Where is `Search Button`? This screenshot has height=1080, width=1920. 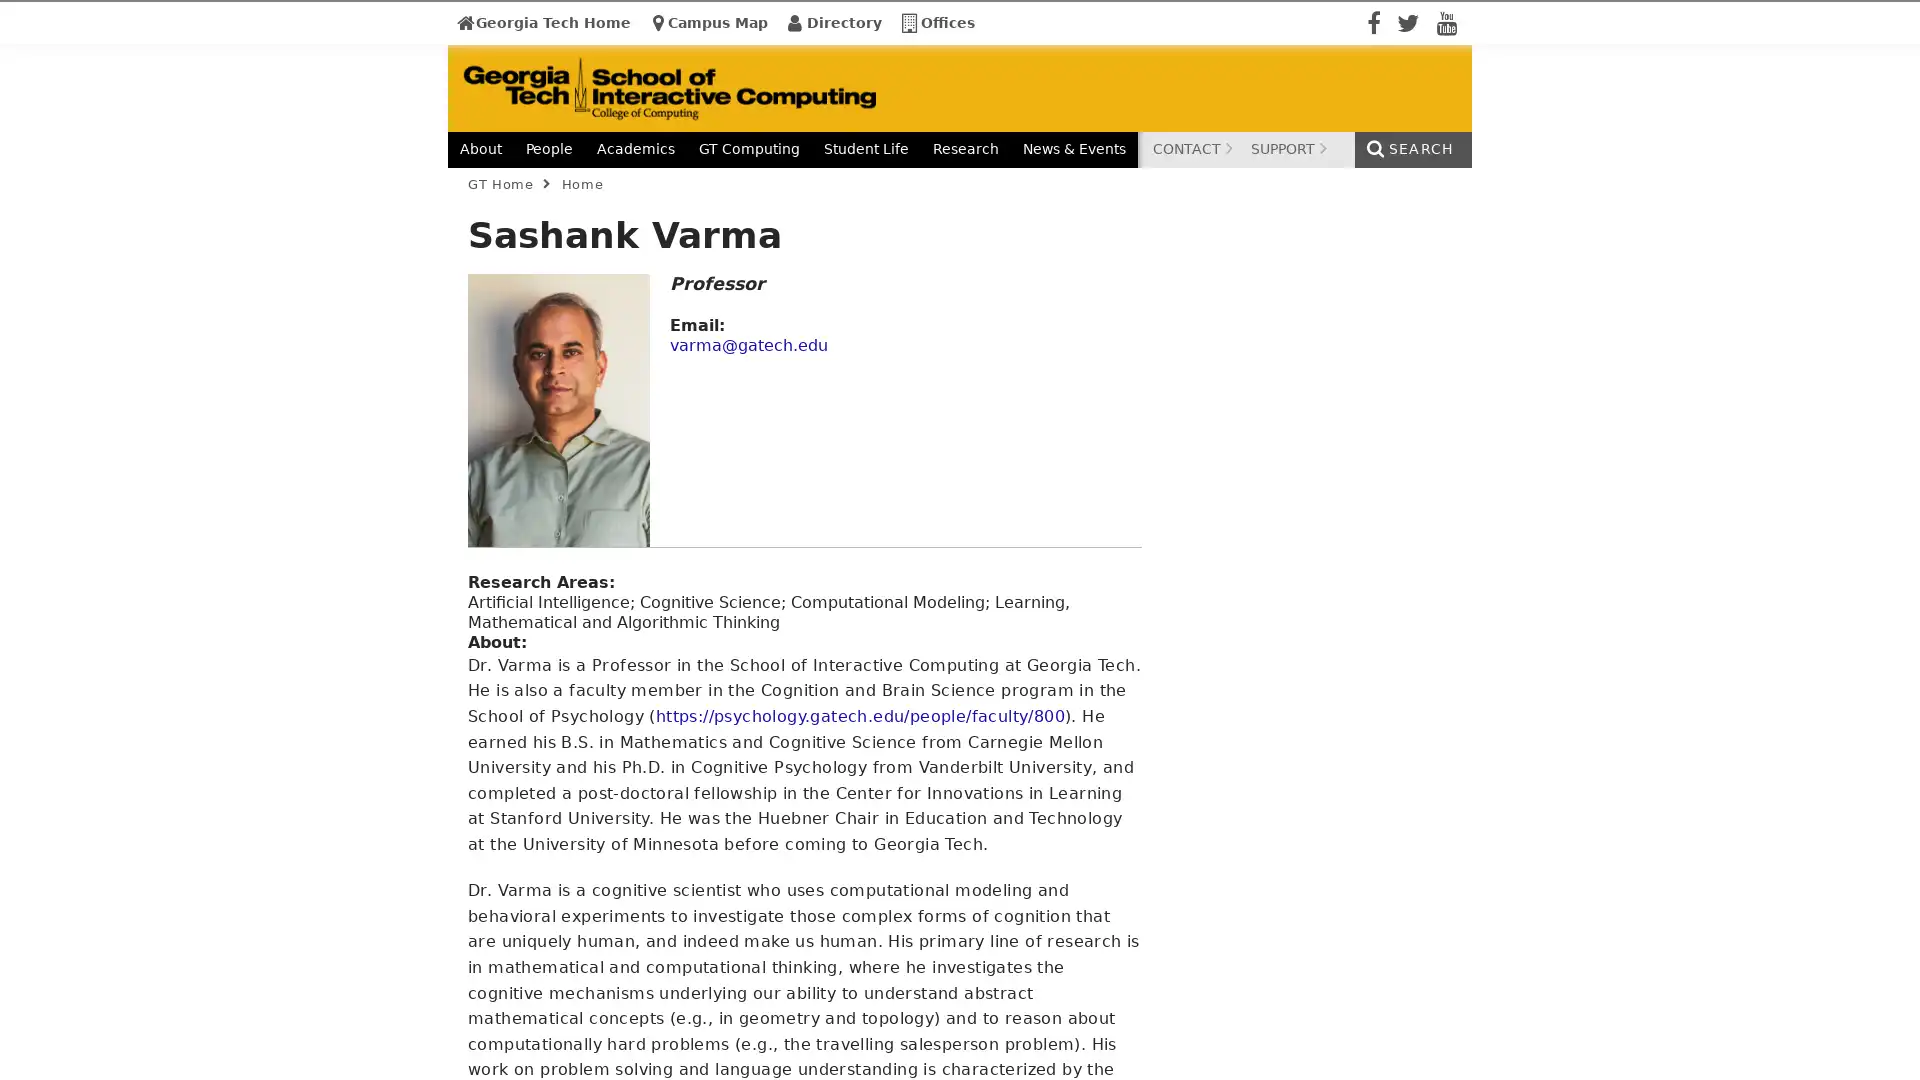
Search Button is located at coordinates (1568, 180).